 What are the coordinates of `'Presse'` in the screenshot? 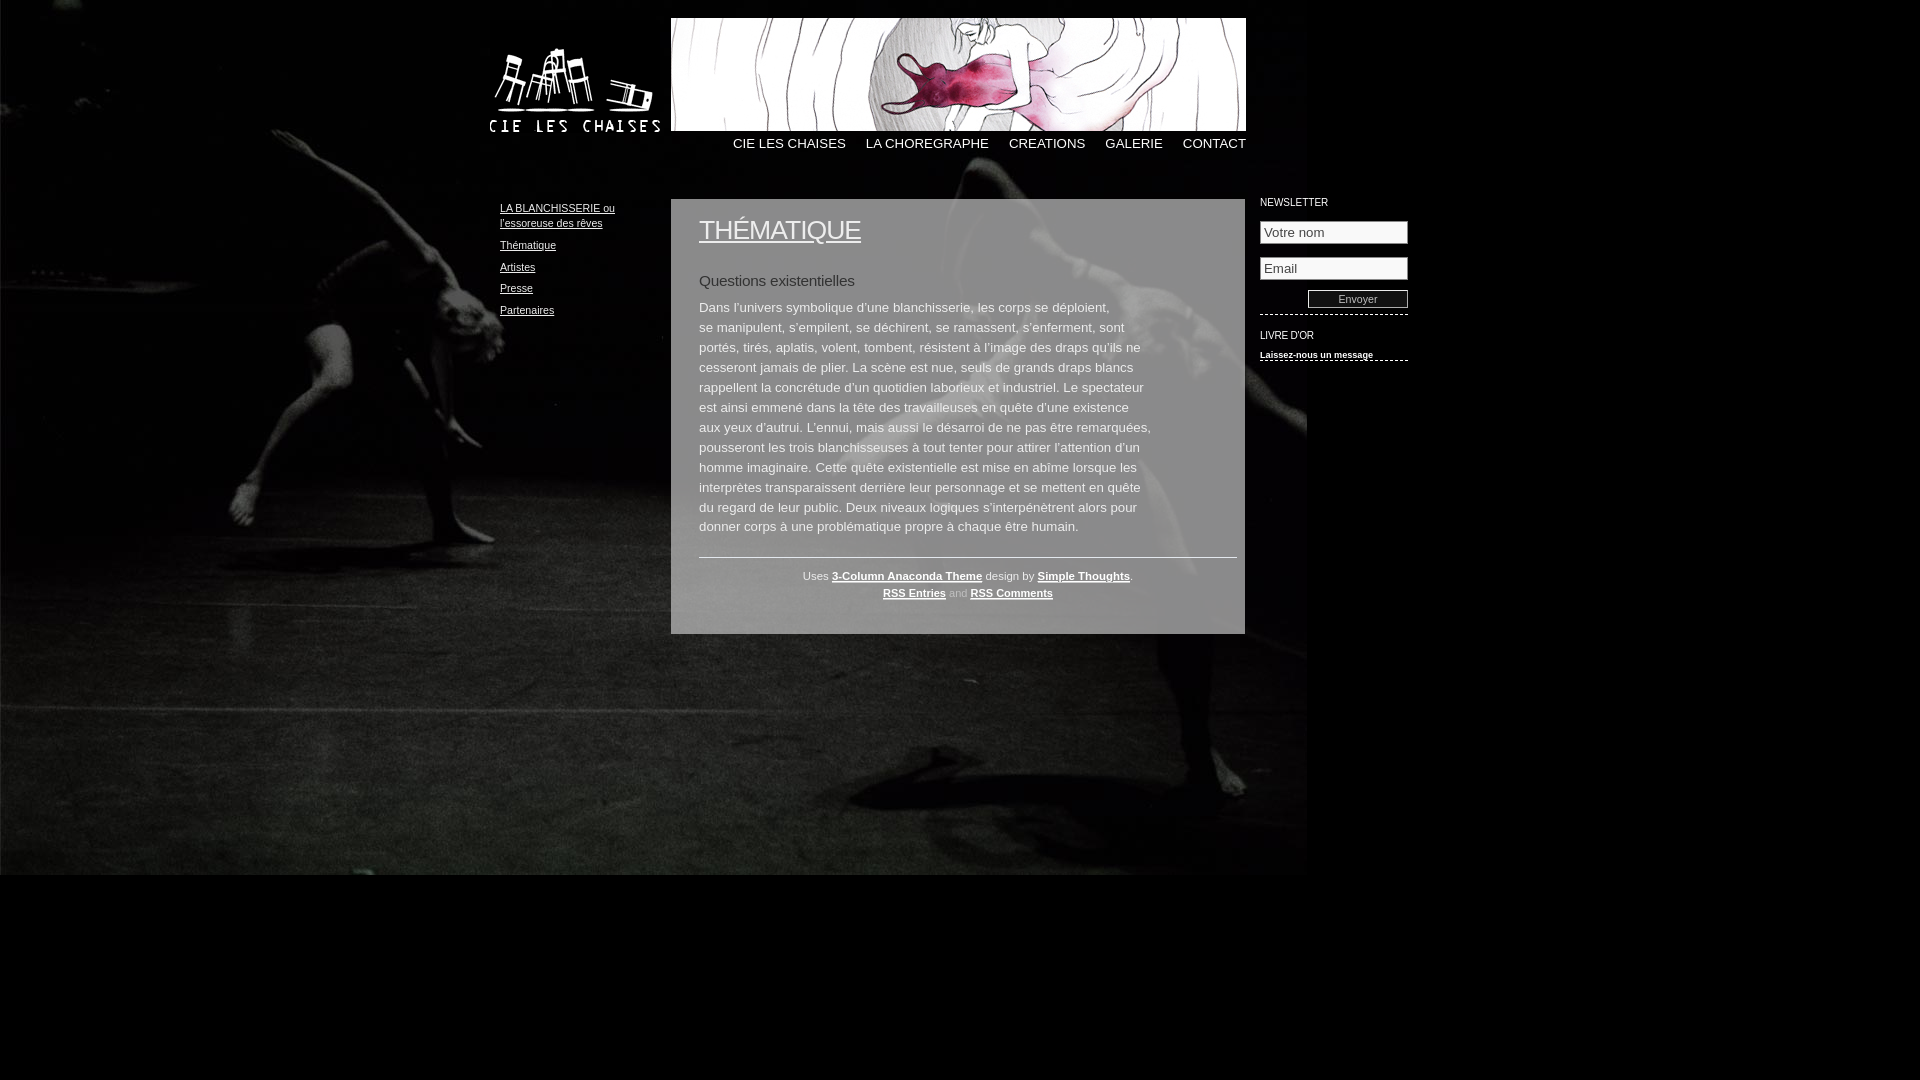 It's located at (516, 288).